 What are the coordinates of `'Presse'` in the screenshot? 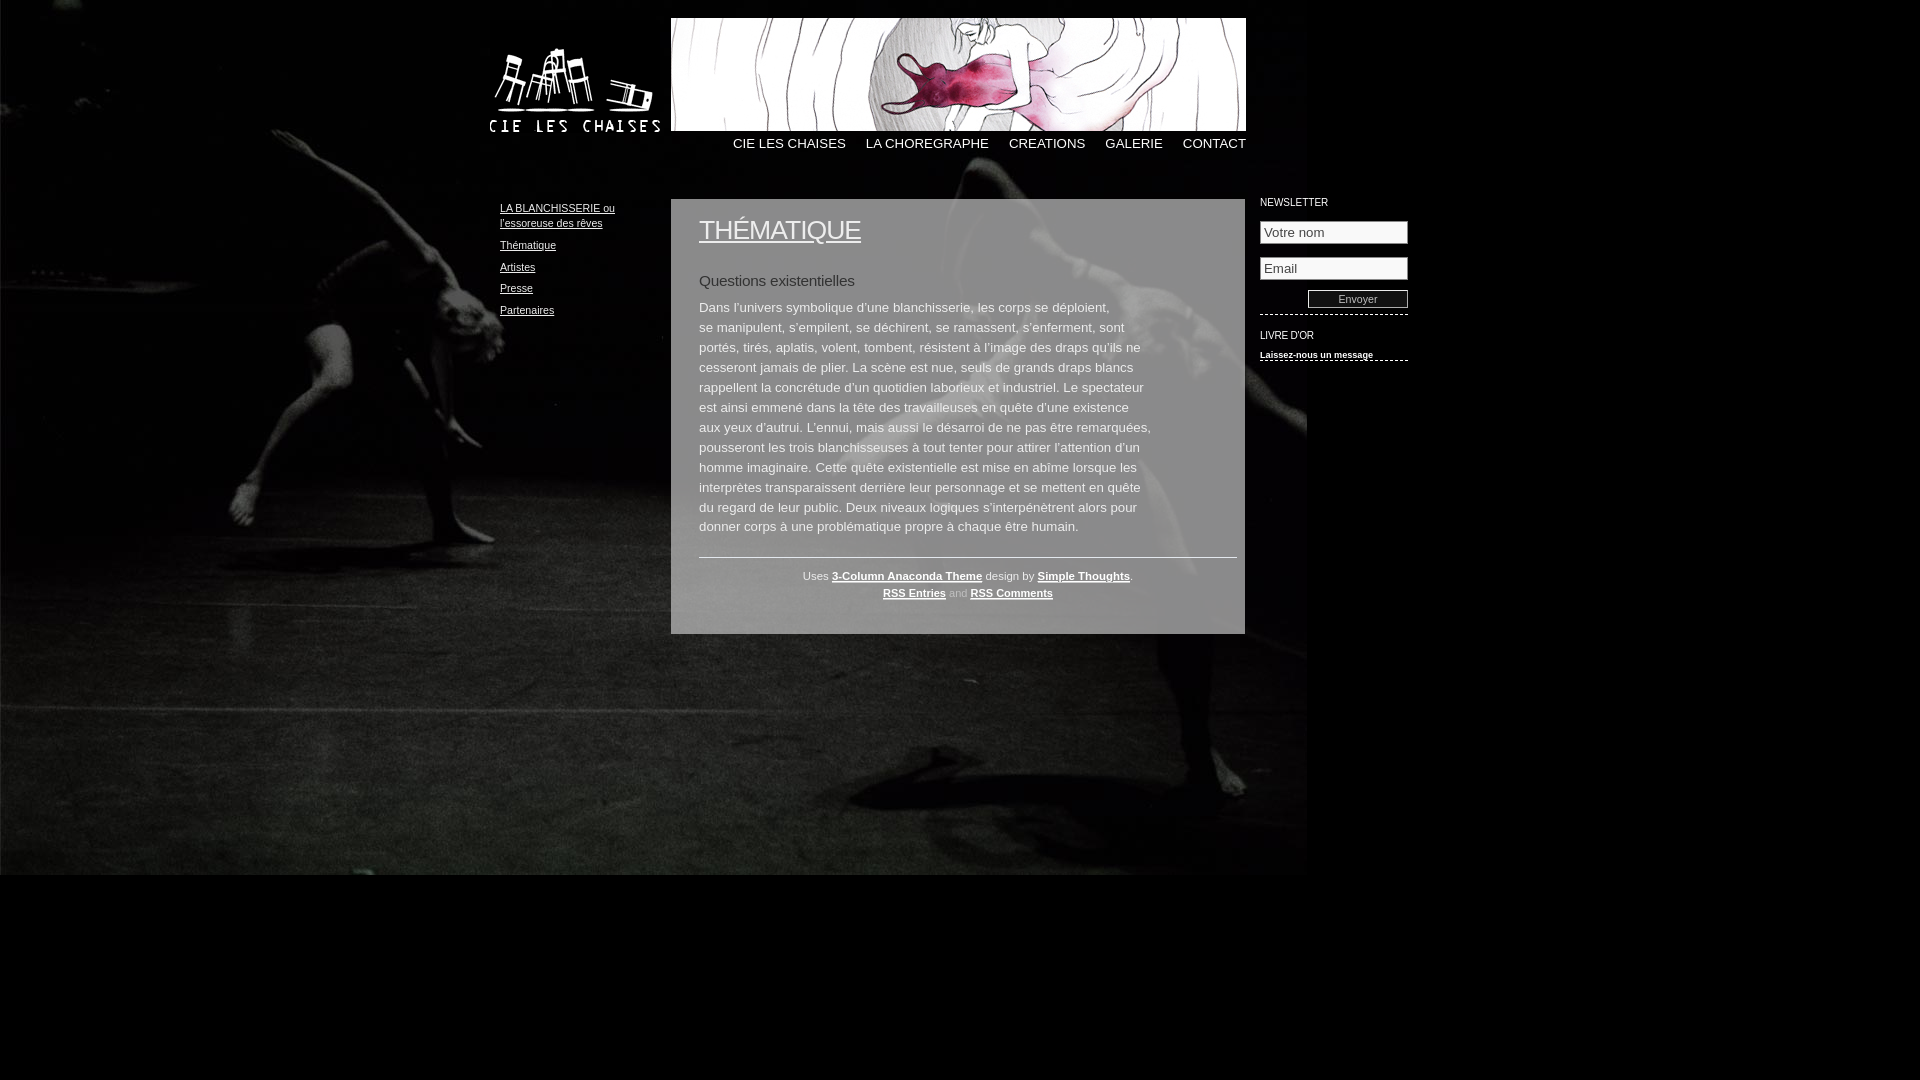 It's located at (516, 288).